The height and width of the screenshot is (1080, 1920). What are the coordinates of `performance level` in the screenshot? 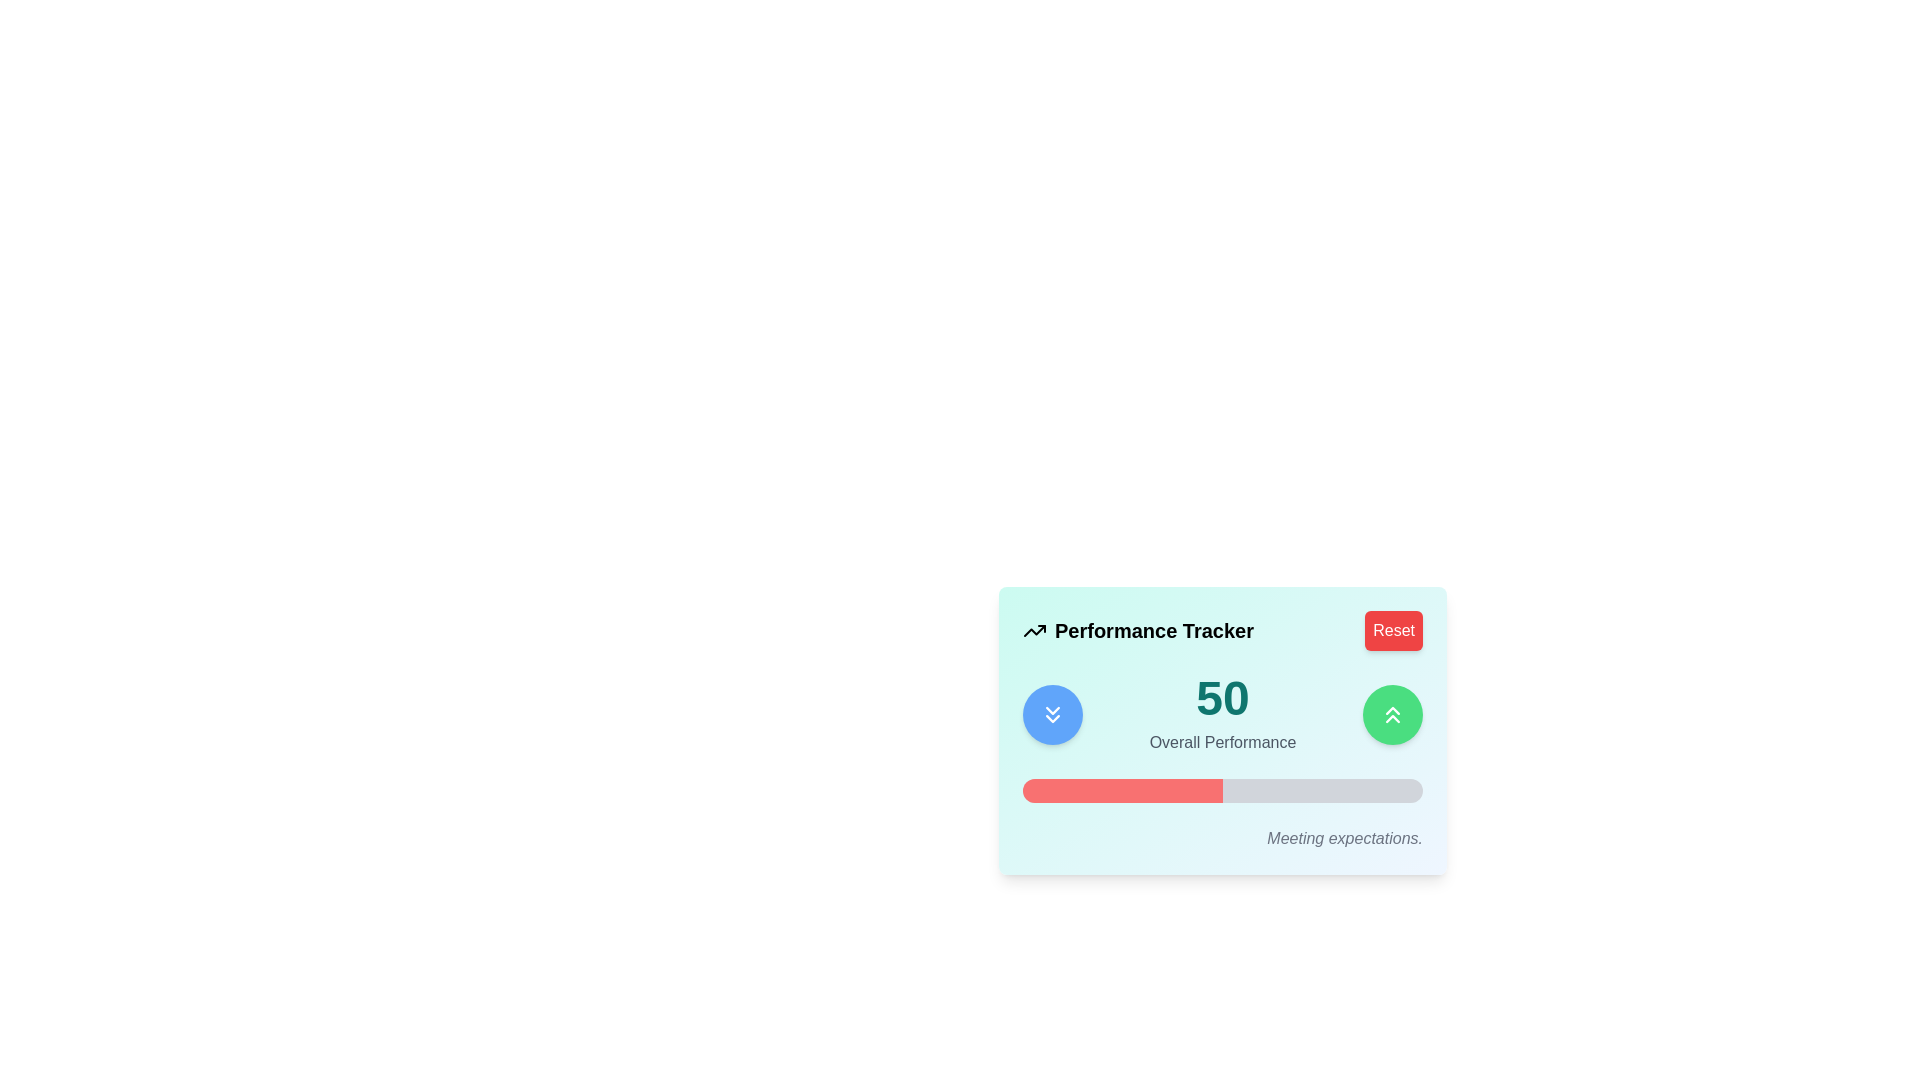 It's located at (1171, 789).